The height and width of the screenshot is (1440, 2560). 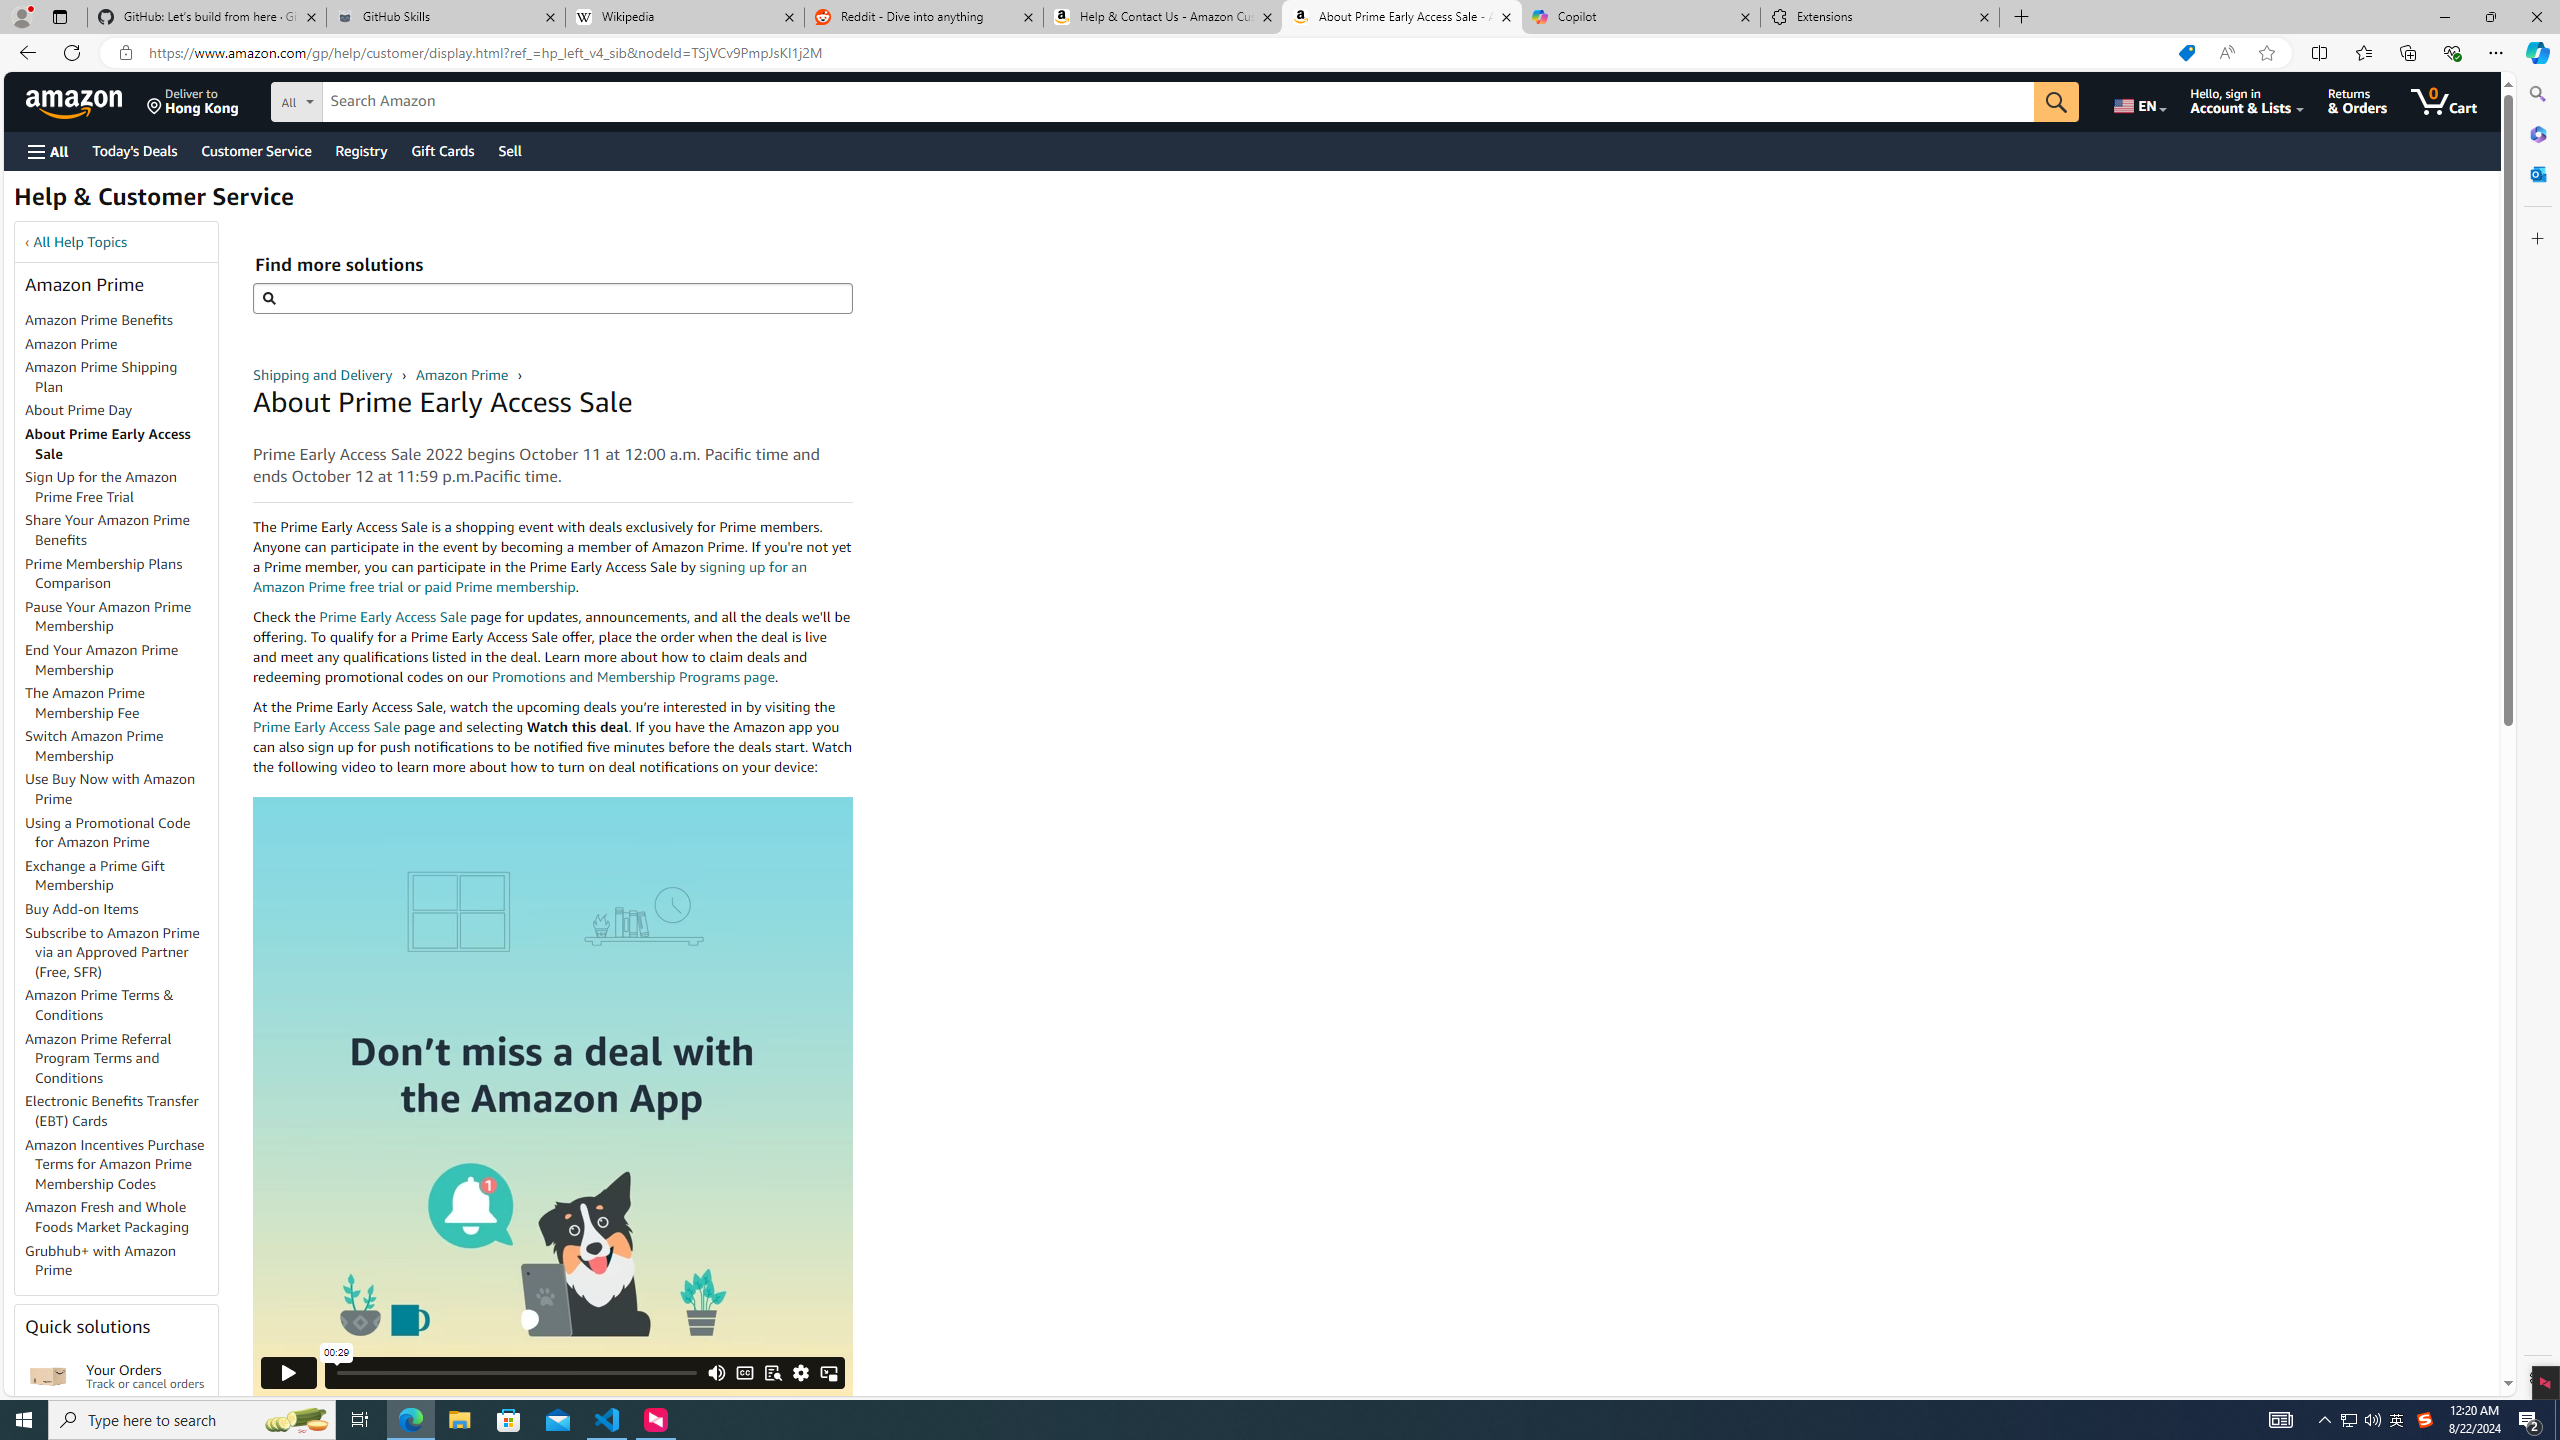 What do you see at coordinates (121, 659) in the screenshot?
I see `'End Your Amazon Prime Membership'` at bounding box center [121, 659].